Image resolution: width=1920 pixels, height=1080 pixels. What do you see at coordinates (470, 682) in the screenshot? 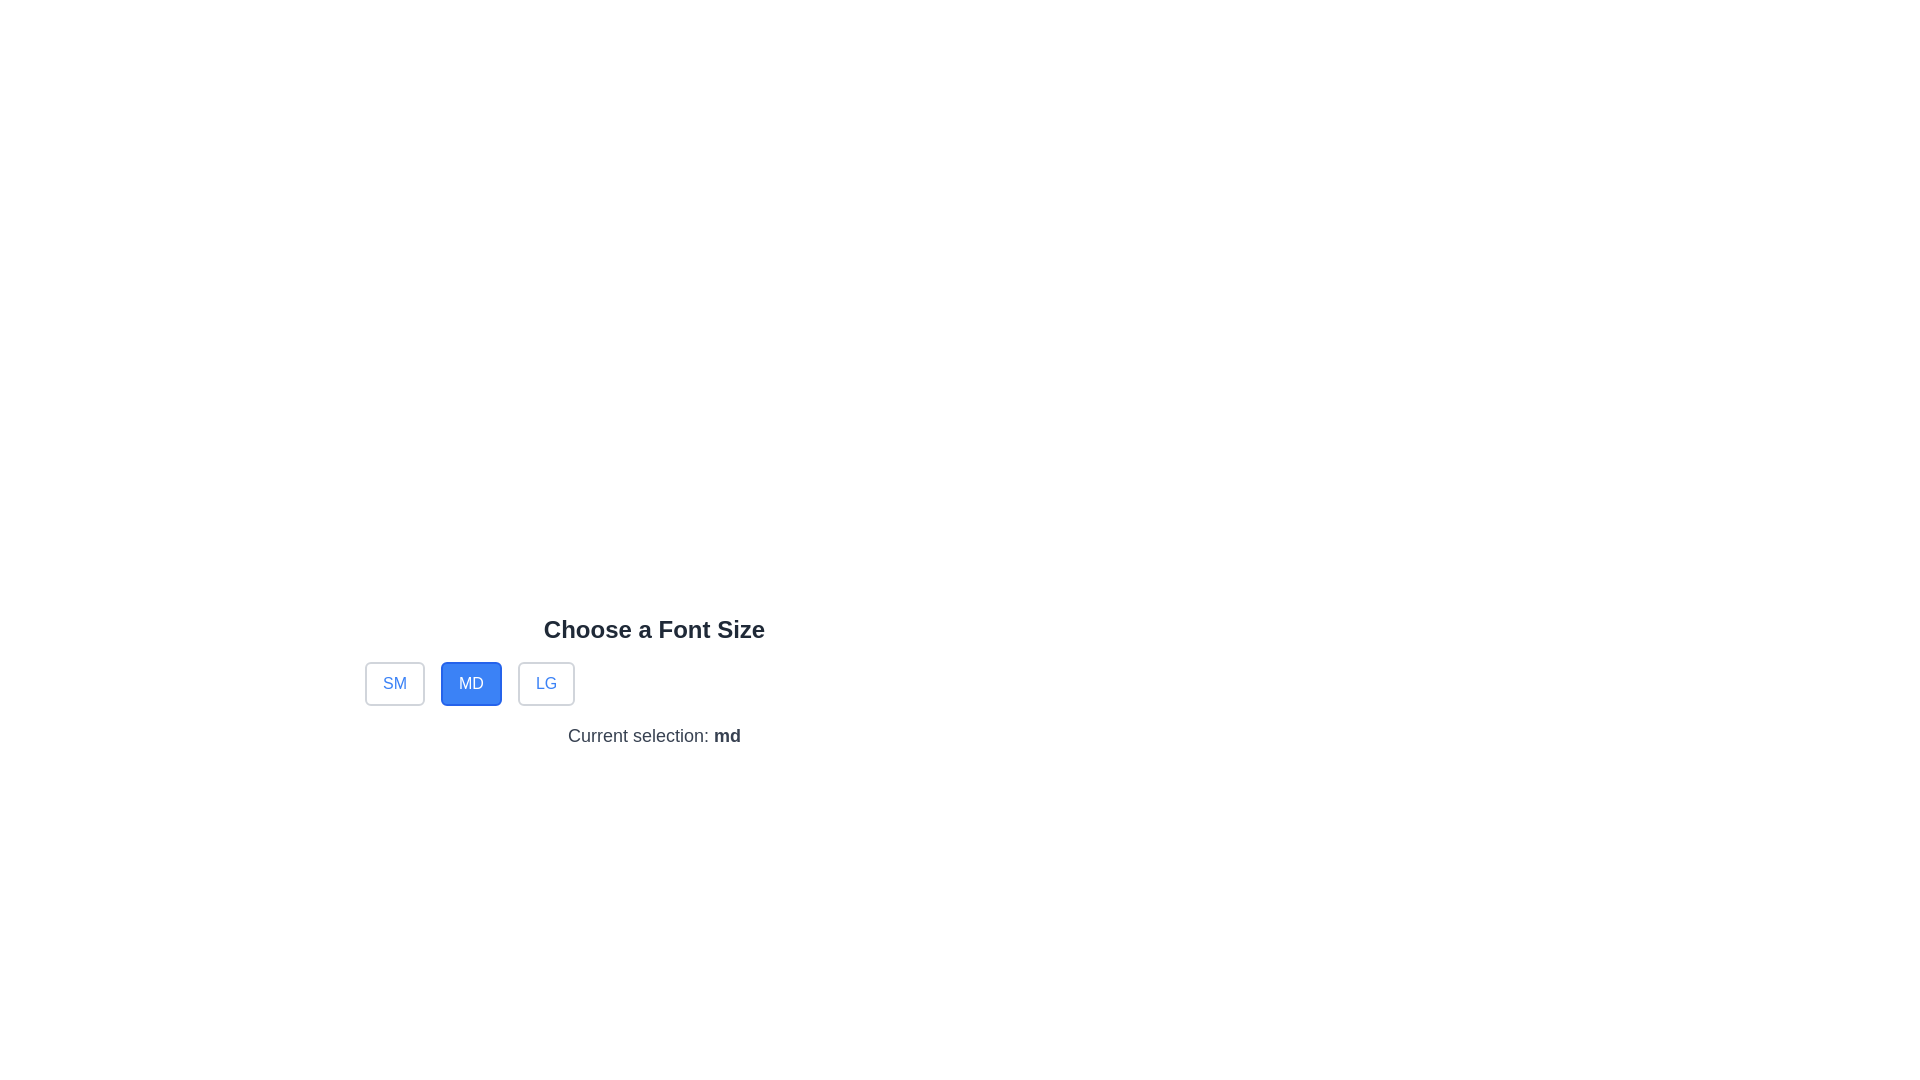
I see `the blue rectangular button labeled 'MD' to trigger a tooltip or highlight effect, positioned between the 'SM' and 'LG' buttons in the 'Choose a Font Size' group` at bounding box center [470, 682].